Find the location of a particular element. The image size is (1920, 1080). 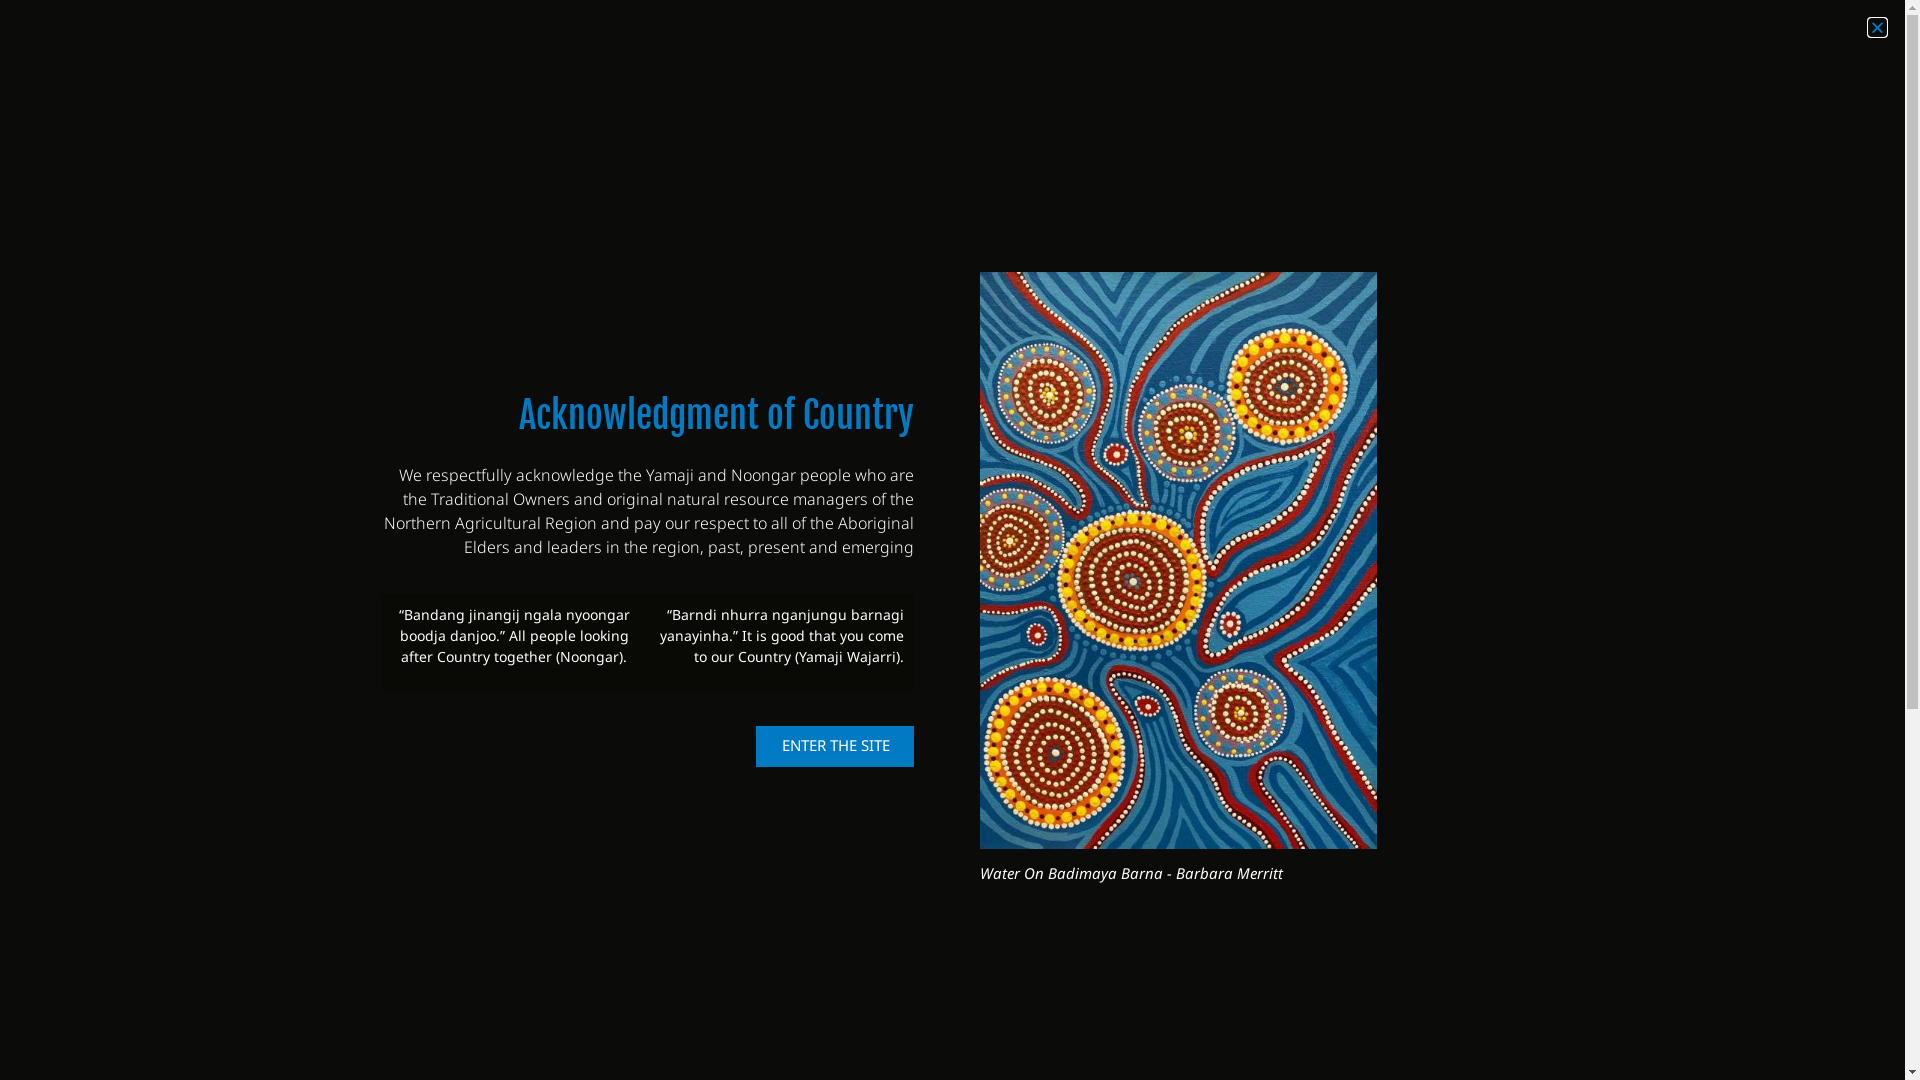

'THE REGION' is located at coordinates (1123, 103).